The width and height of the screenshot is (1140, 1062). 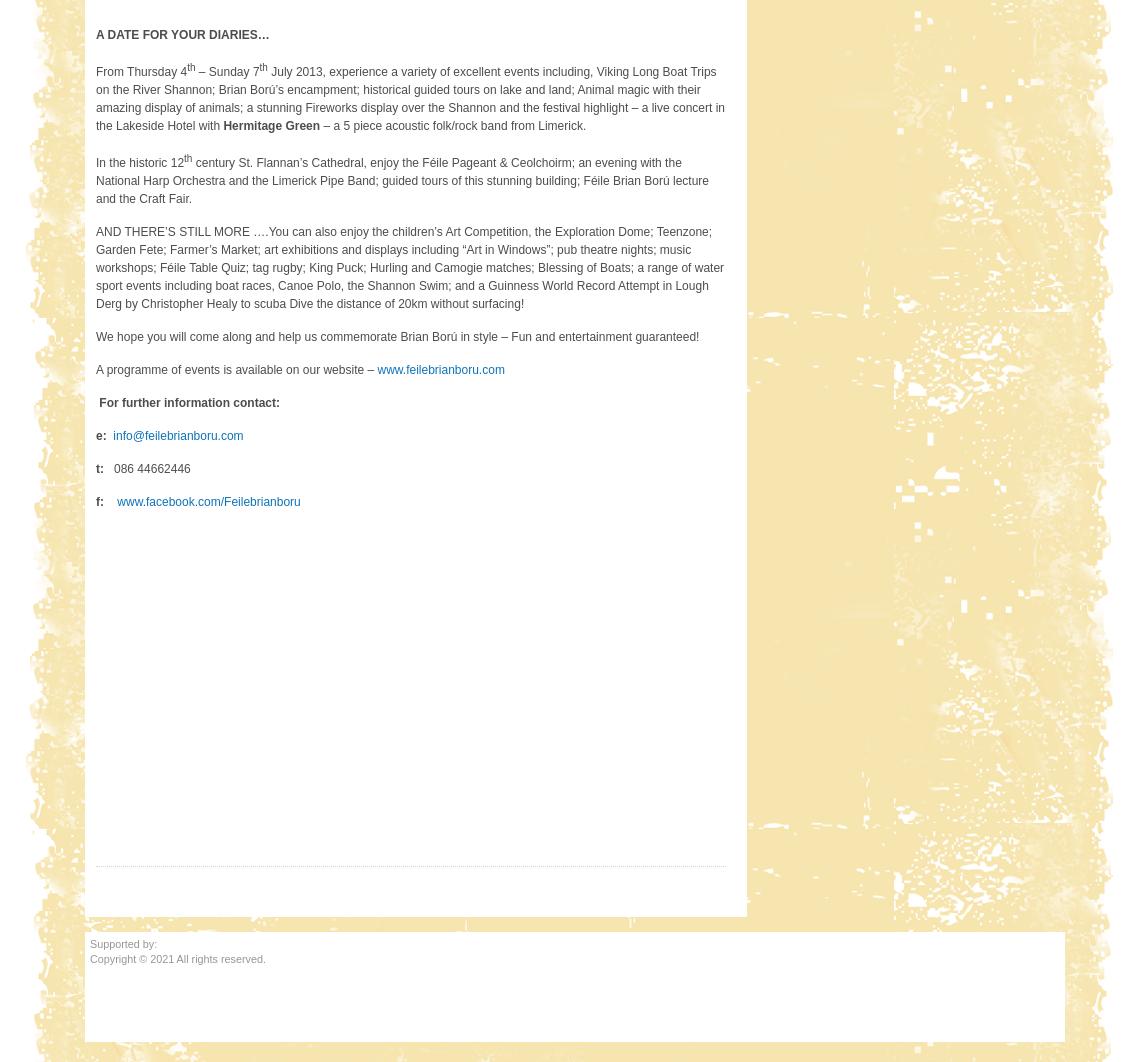 I want to click on 'Hermitage Green', so click(x=270, y=124).